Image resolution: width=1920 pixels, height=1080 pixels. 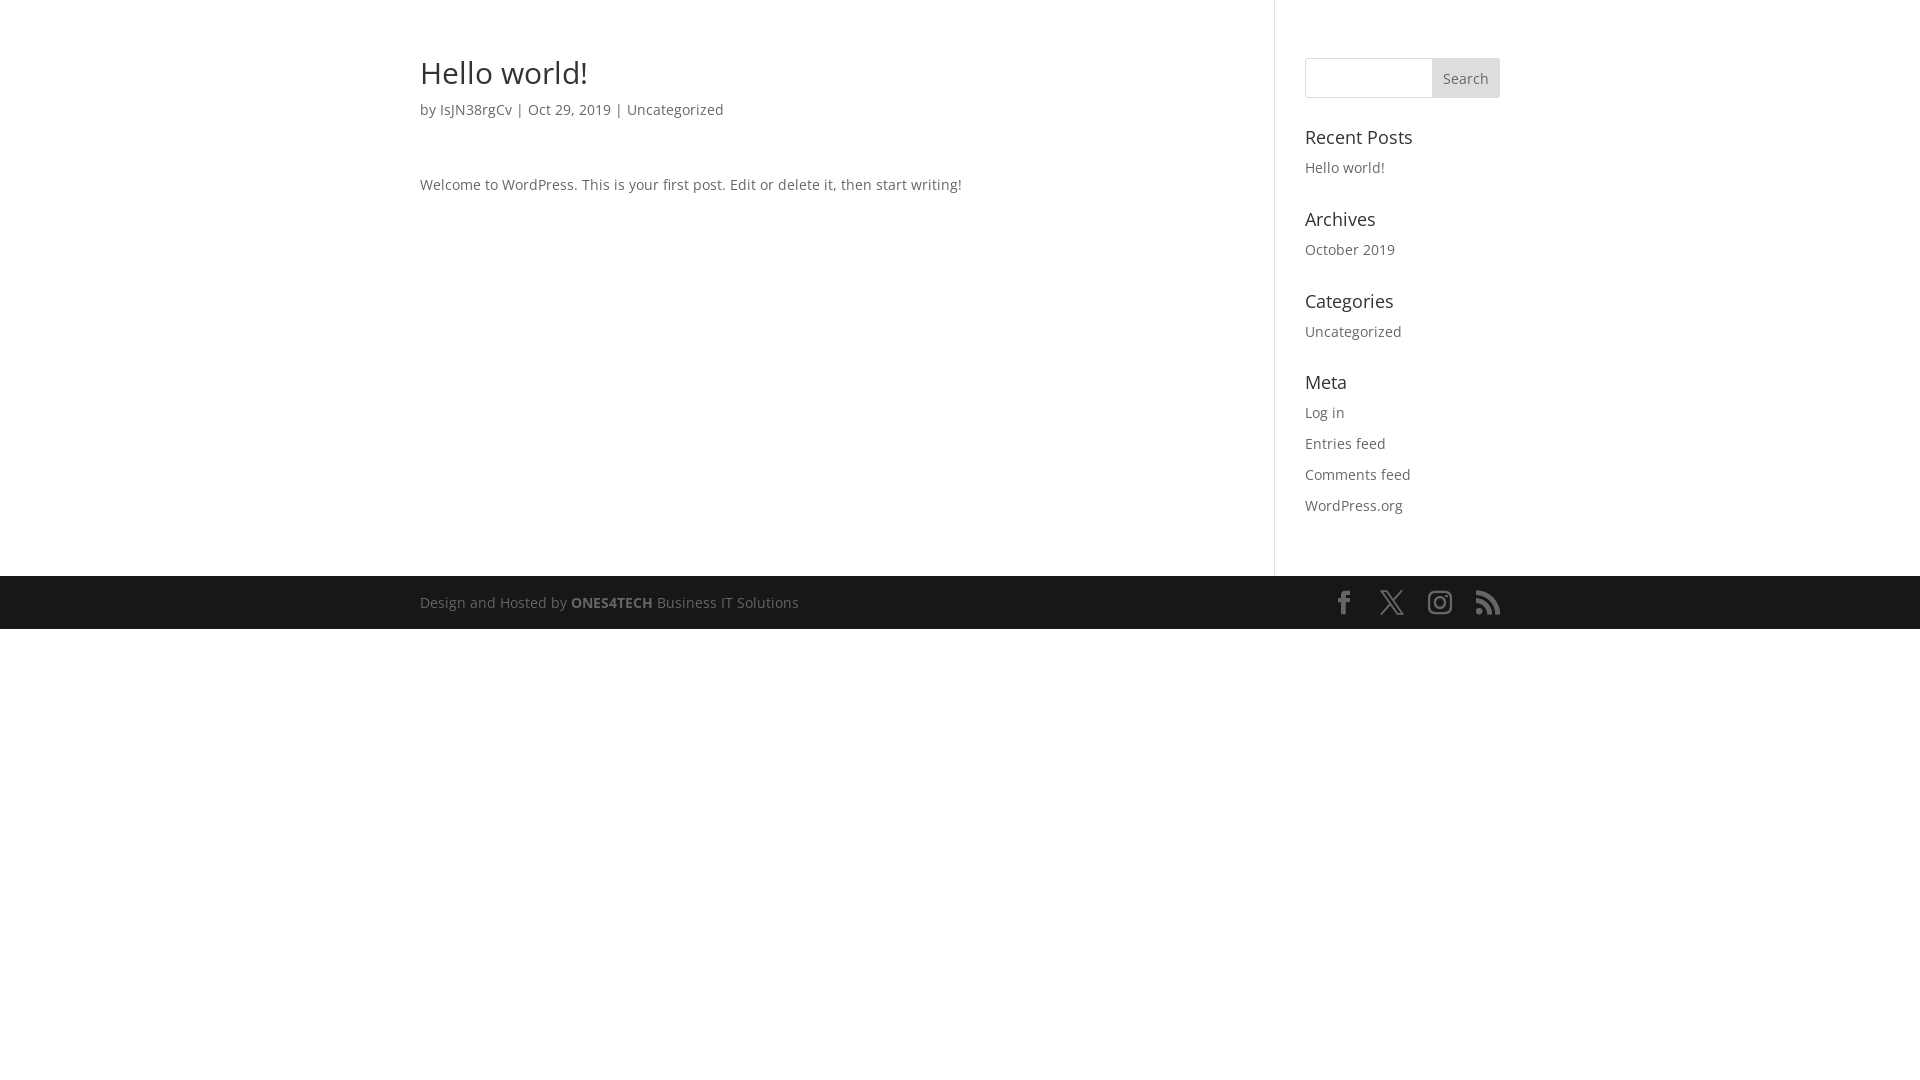 What do you see at coordinates (1353, 330) in the screenshot?
I see `'Uncategorized'` at bounding box center [1353, 330].